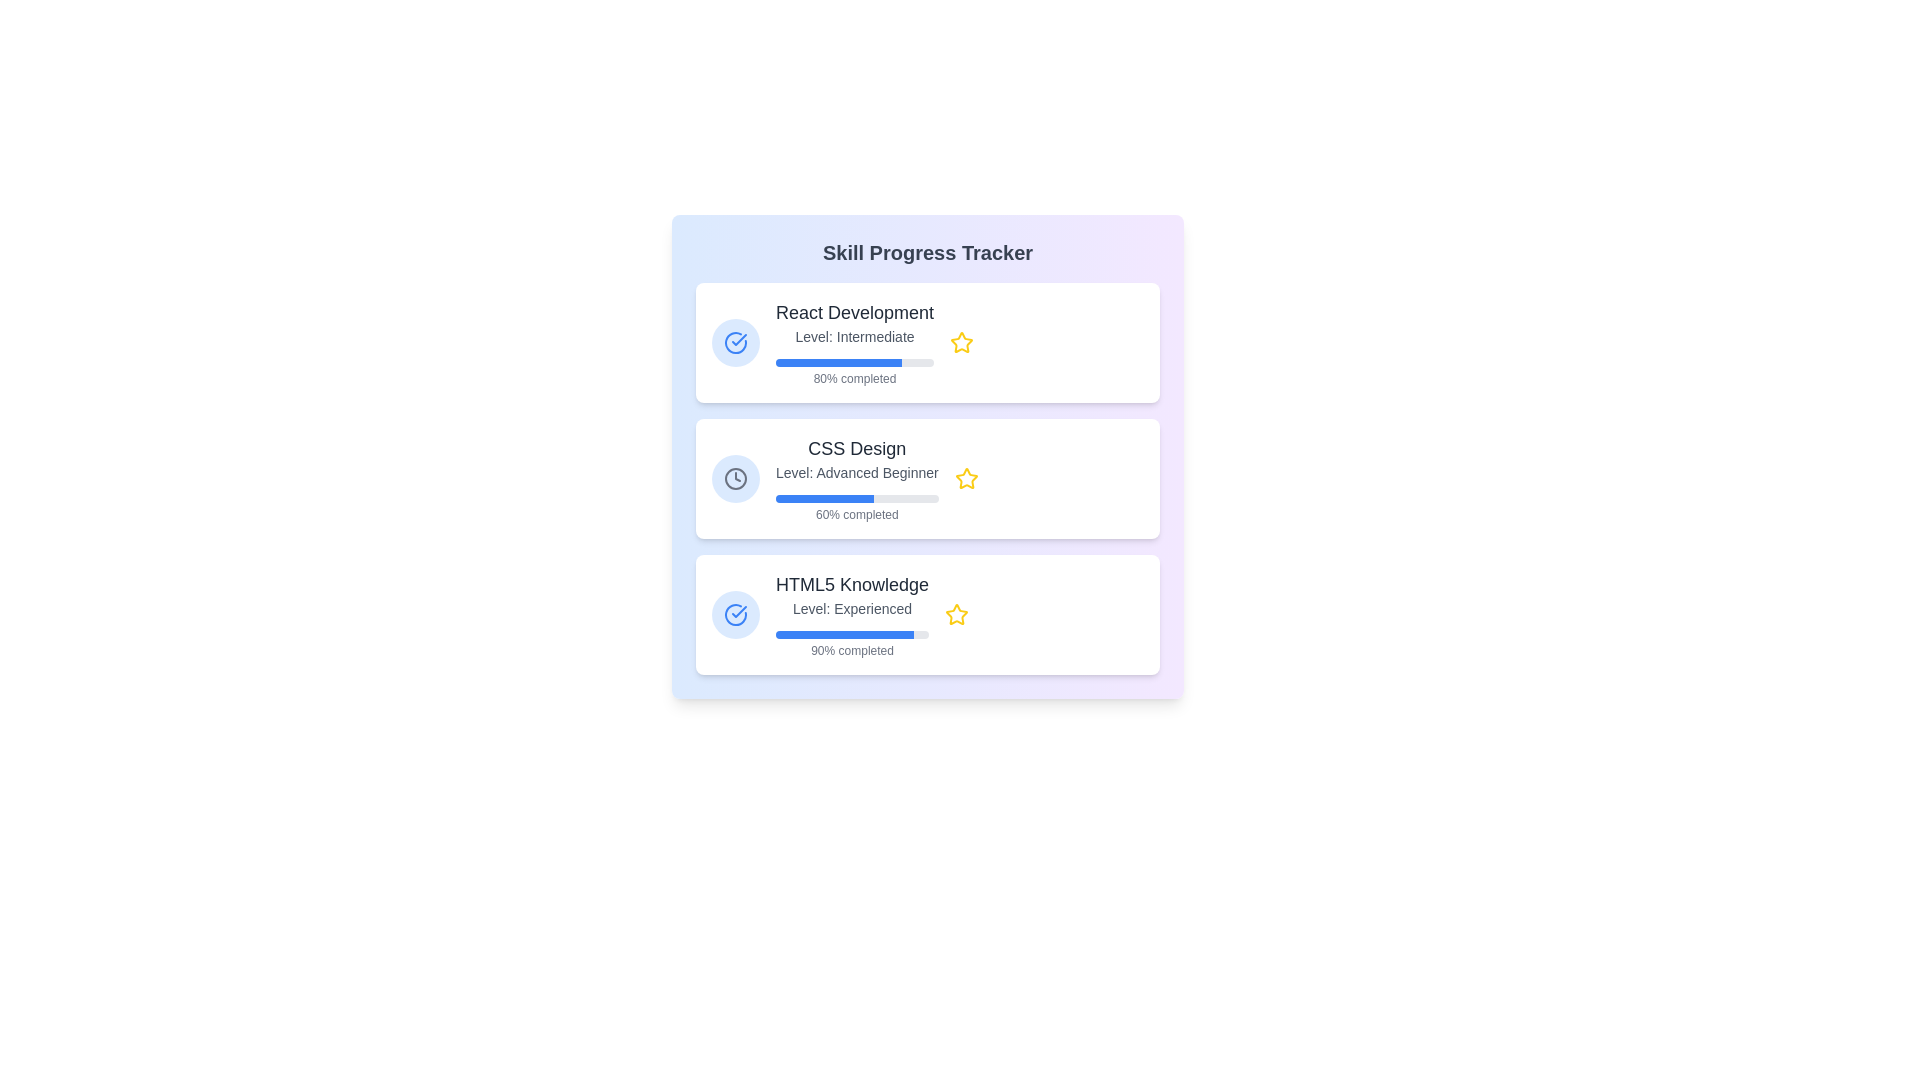 This screenshot has height=1080, width=1920. Describe the element at coordinates (926, 342) in the screenshot. I see `the first interactive progress card in the 'Skill Progress Tracker' section` at that location.